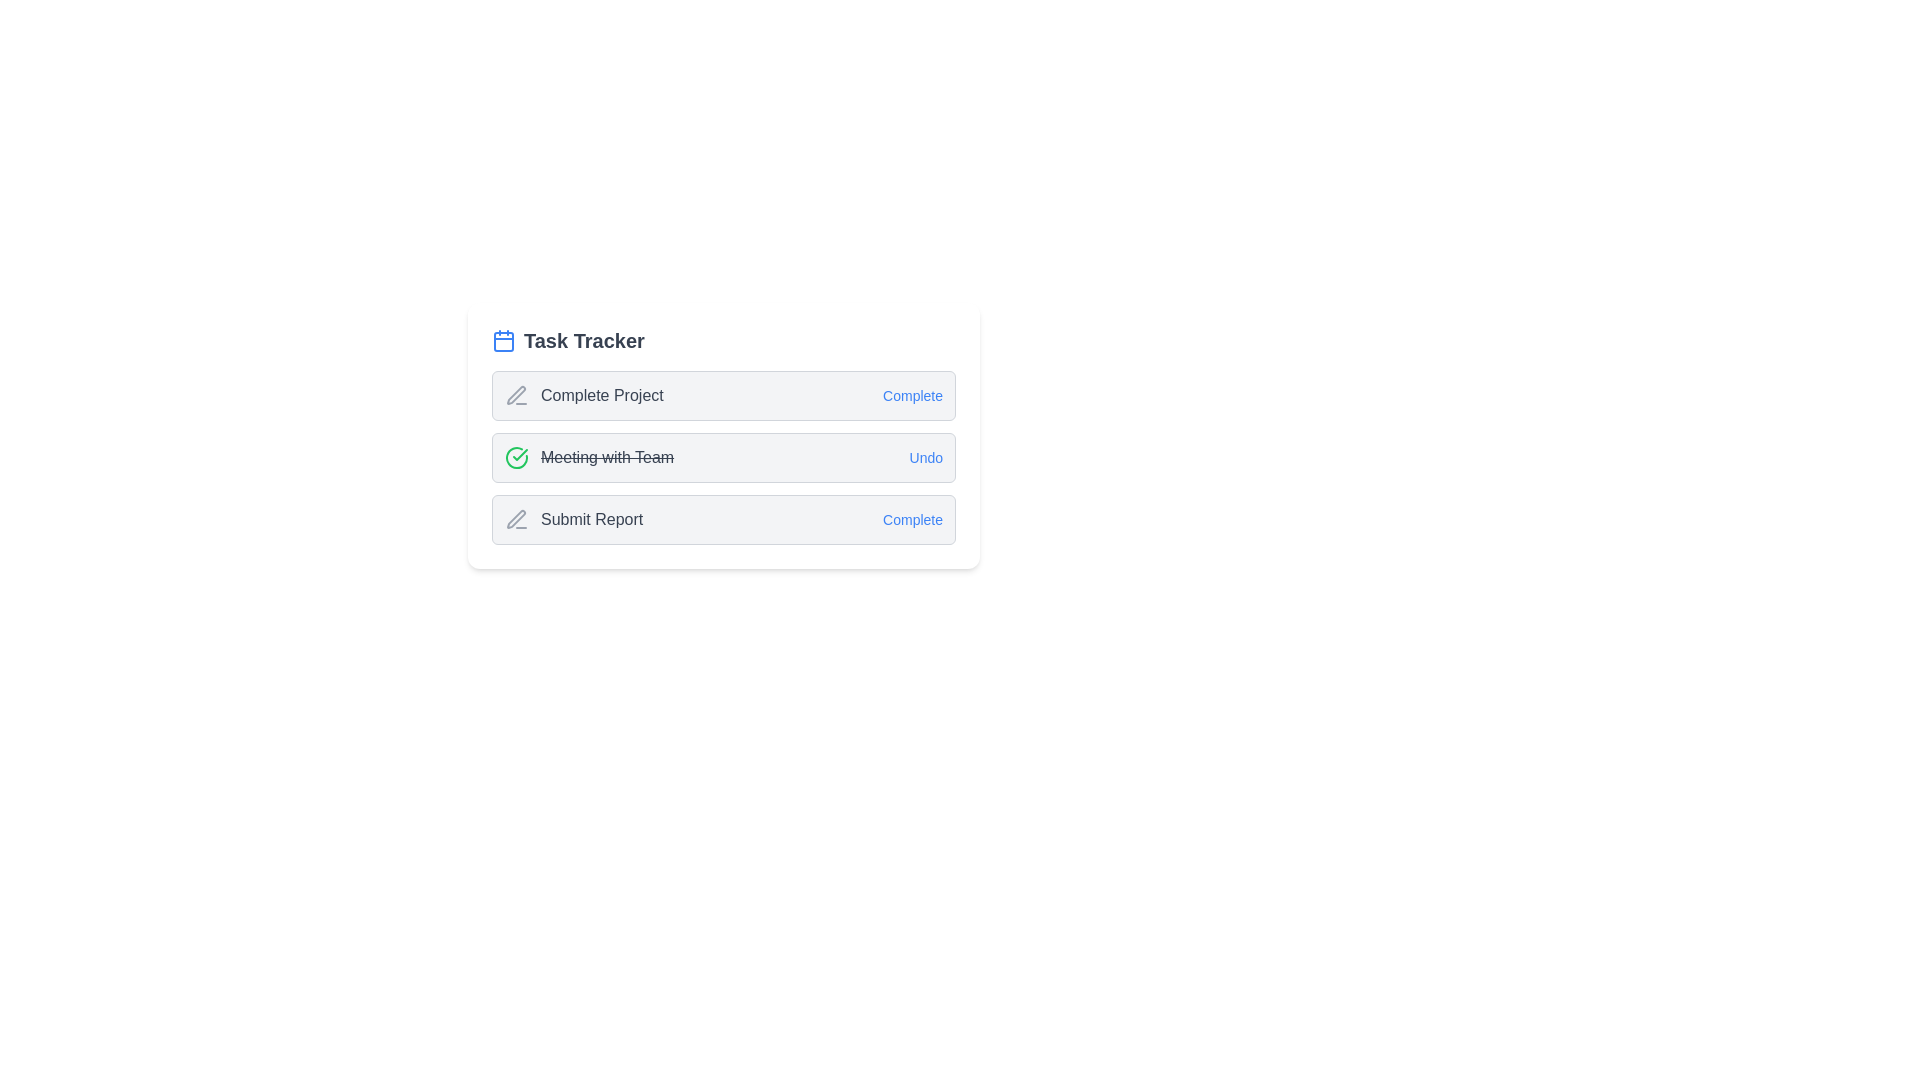  What do you see at coordinates (588, 458) in the screenshot?
I see `the label text block displaying 'Meeting with Team', which indicates task completion with a strikethrough style, positioned horizontally next to a green checkmark` at bounding box center [588, 458].